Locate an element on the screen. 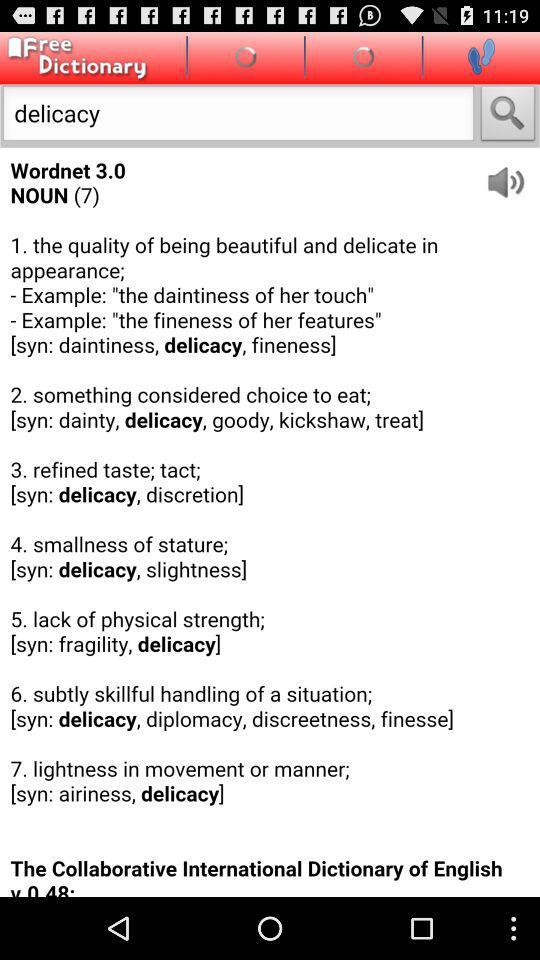 Image resolution: width=540 pixels, height=960 pixels. search is located at coordinates (508, 115).